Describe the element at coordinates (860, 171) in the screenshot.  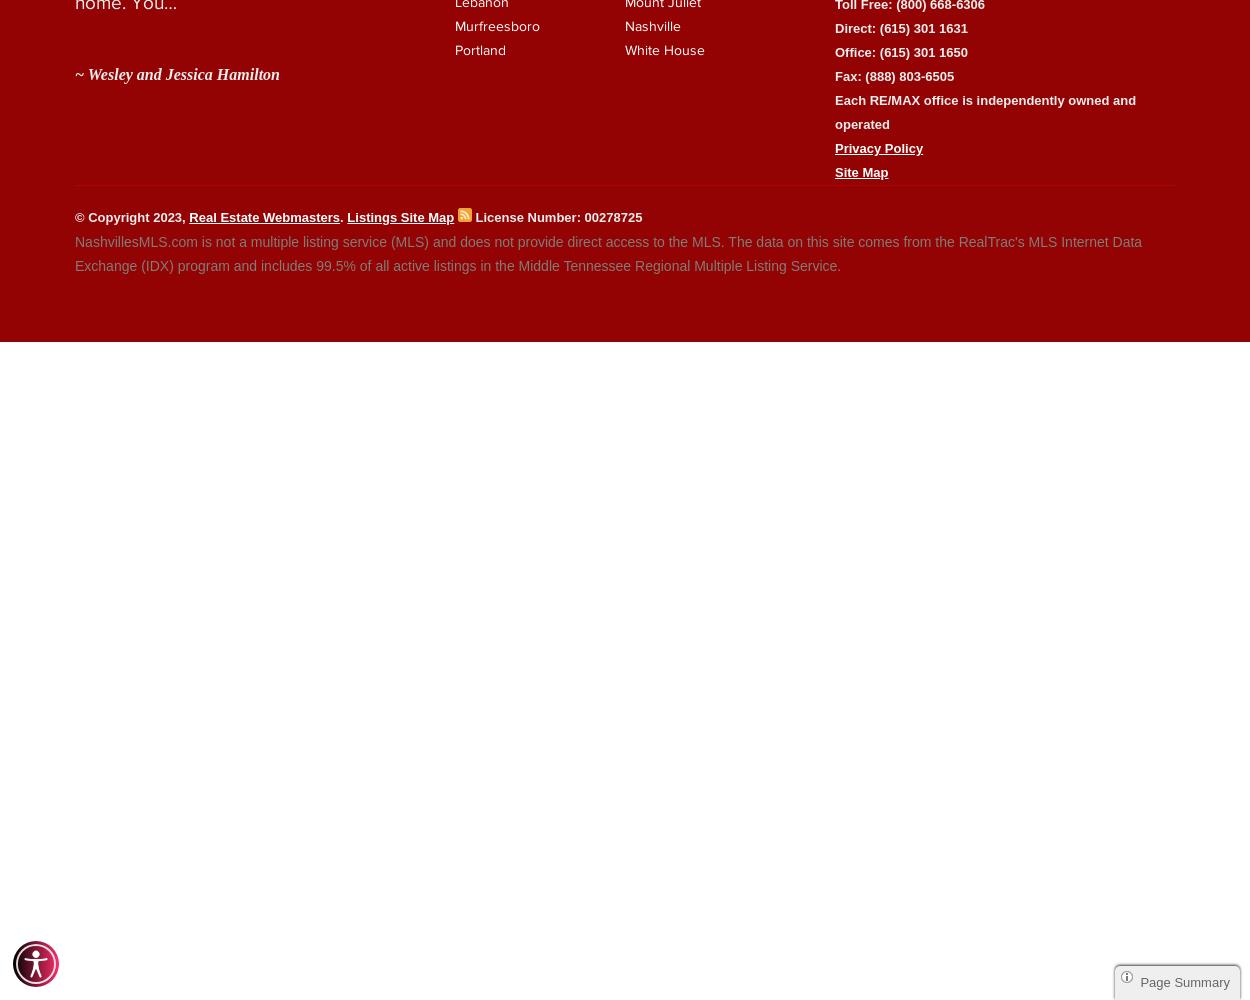
I see `'Site Map'` at that location.